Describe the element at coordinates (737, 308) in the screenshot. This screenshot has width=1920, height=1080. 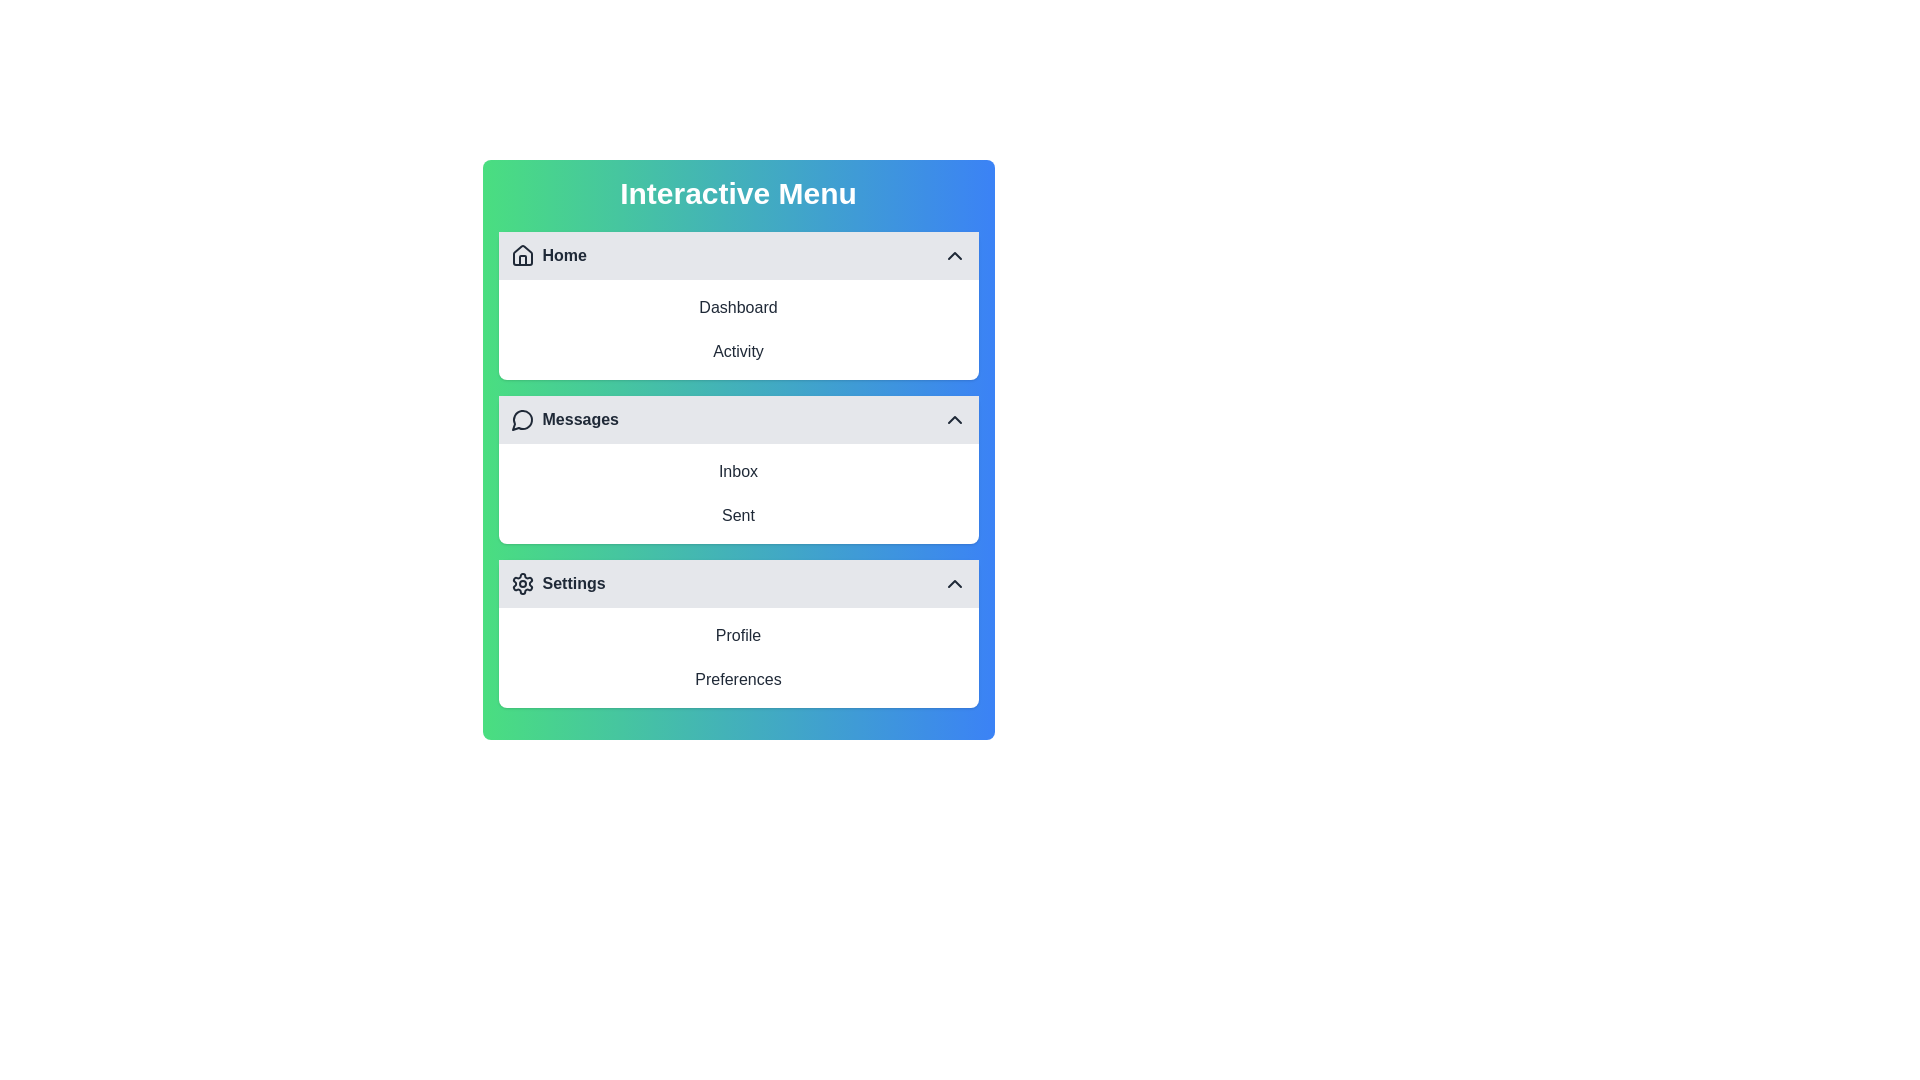
I see `the menu item corresponding to Dashboard to select it` at that location.